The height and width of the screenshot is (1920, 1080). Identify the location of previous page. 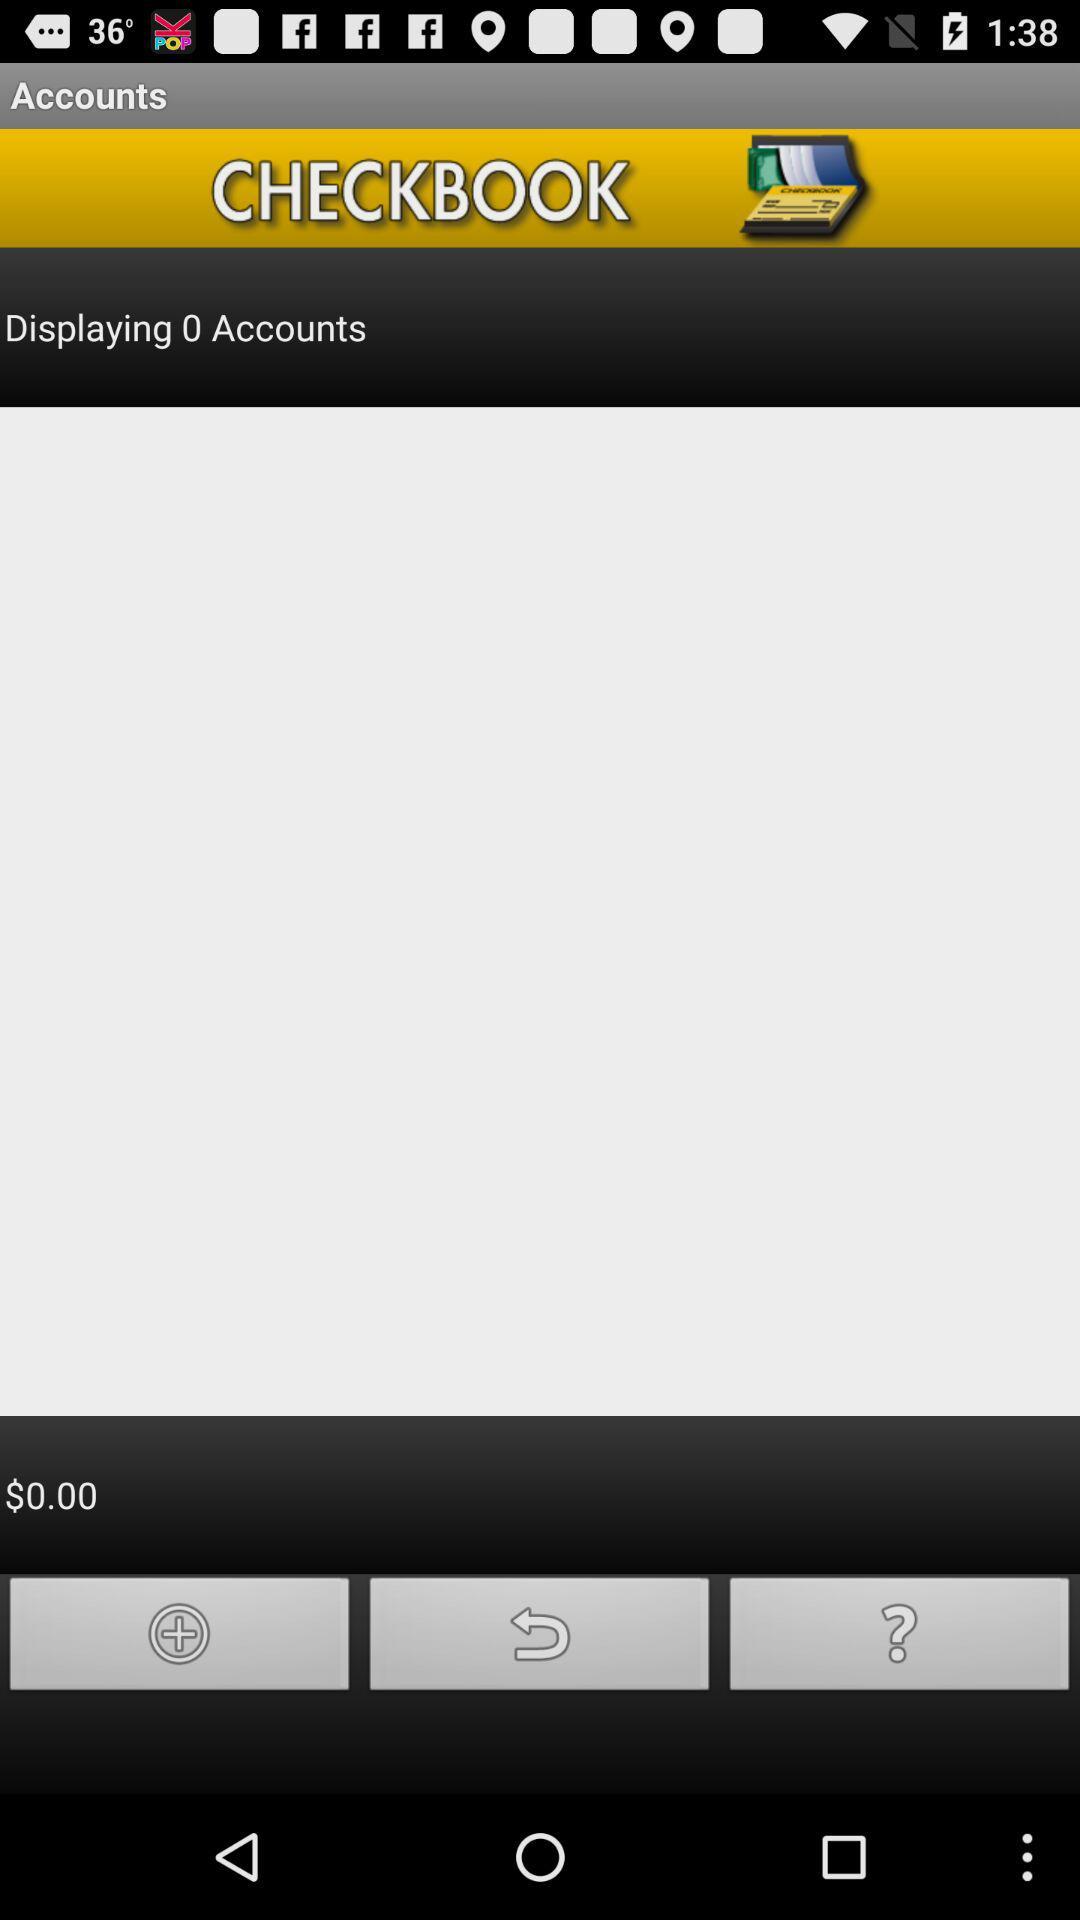
(540, 1639).